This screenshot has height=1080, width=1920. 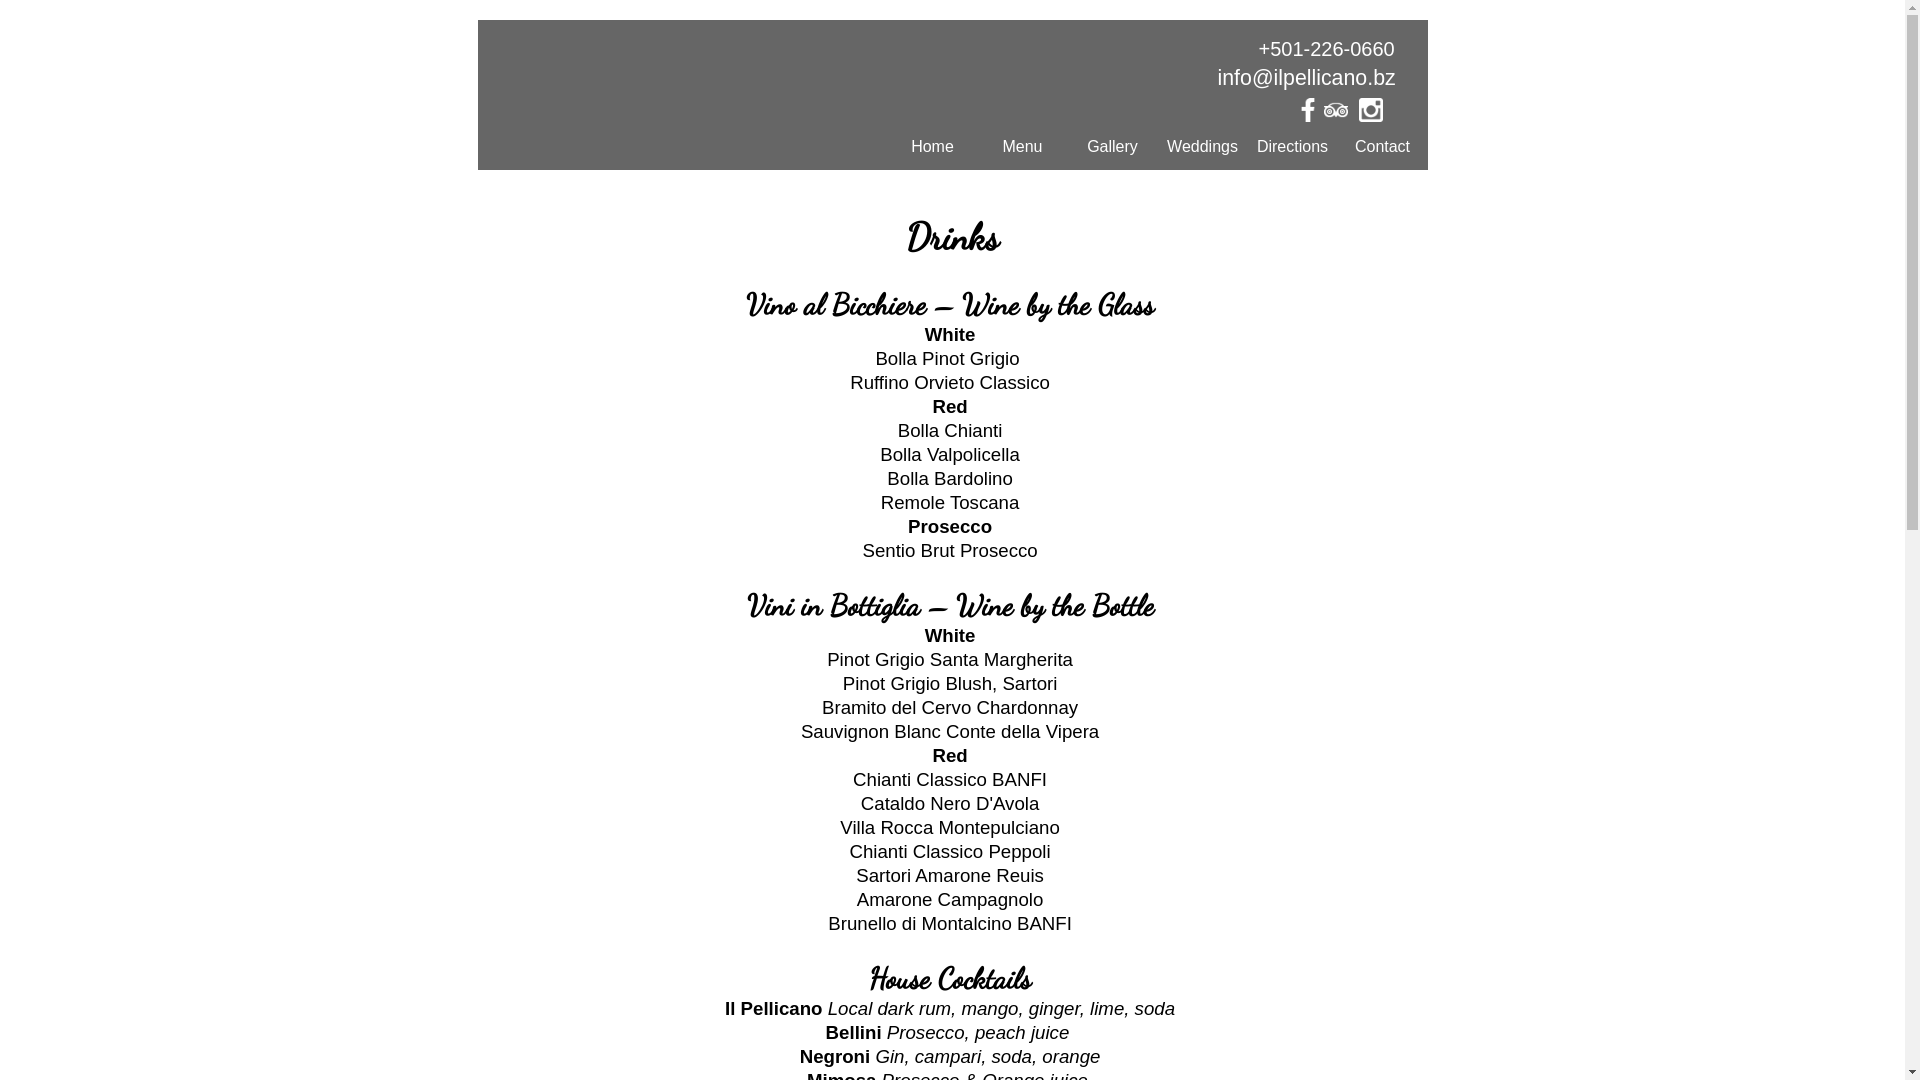 I want to click on 'Home', so click(x=931, y=145).